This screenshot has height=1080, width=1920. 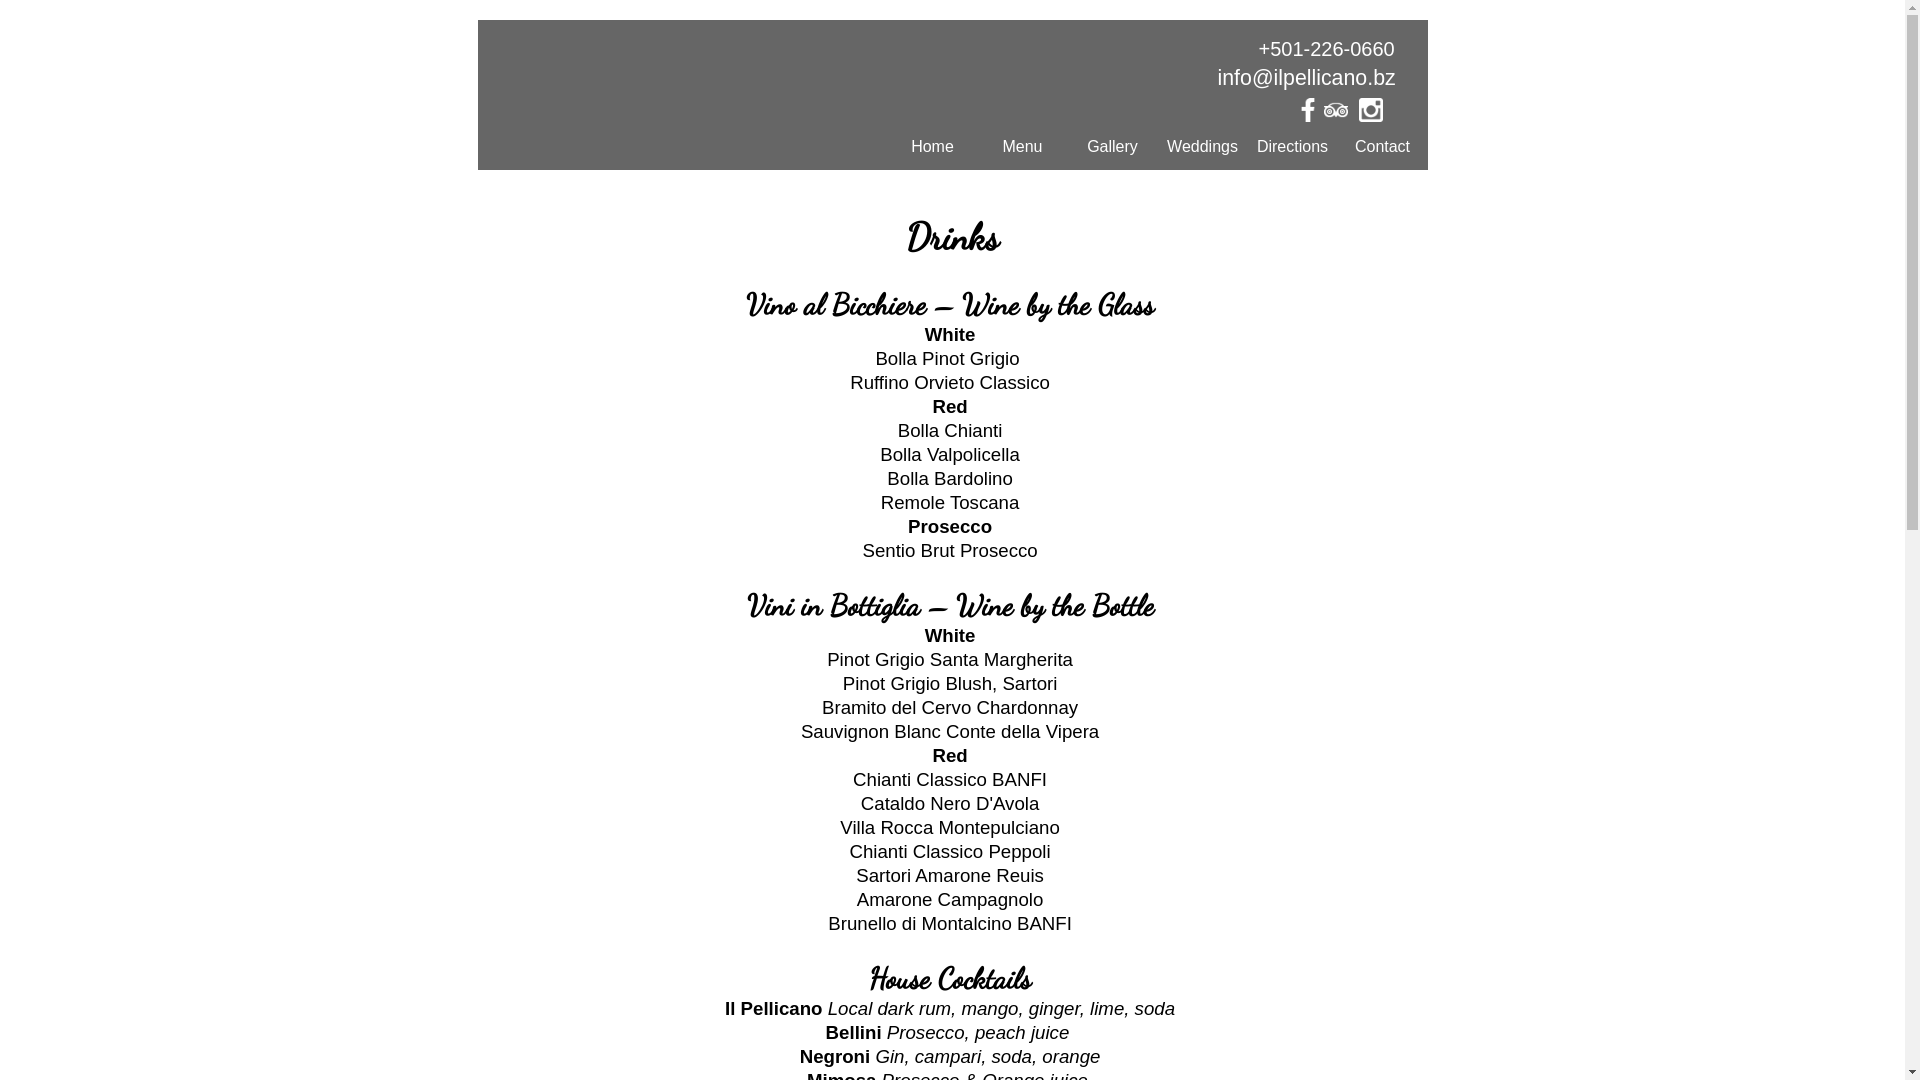 I want to click on 'Home', so click(x=931, y=145).